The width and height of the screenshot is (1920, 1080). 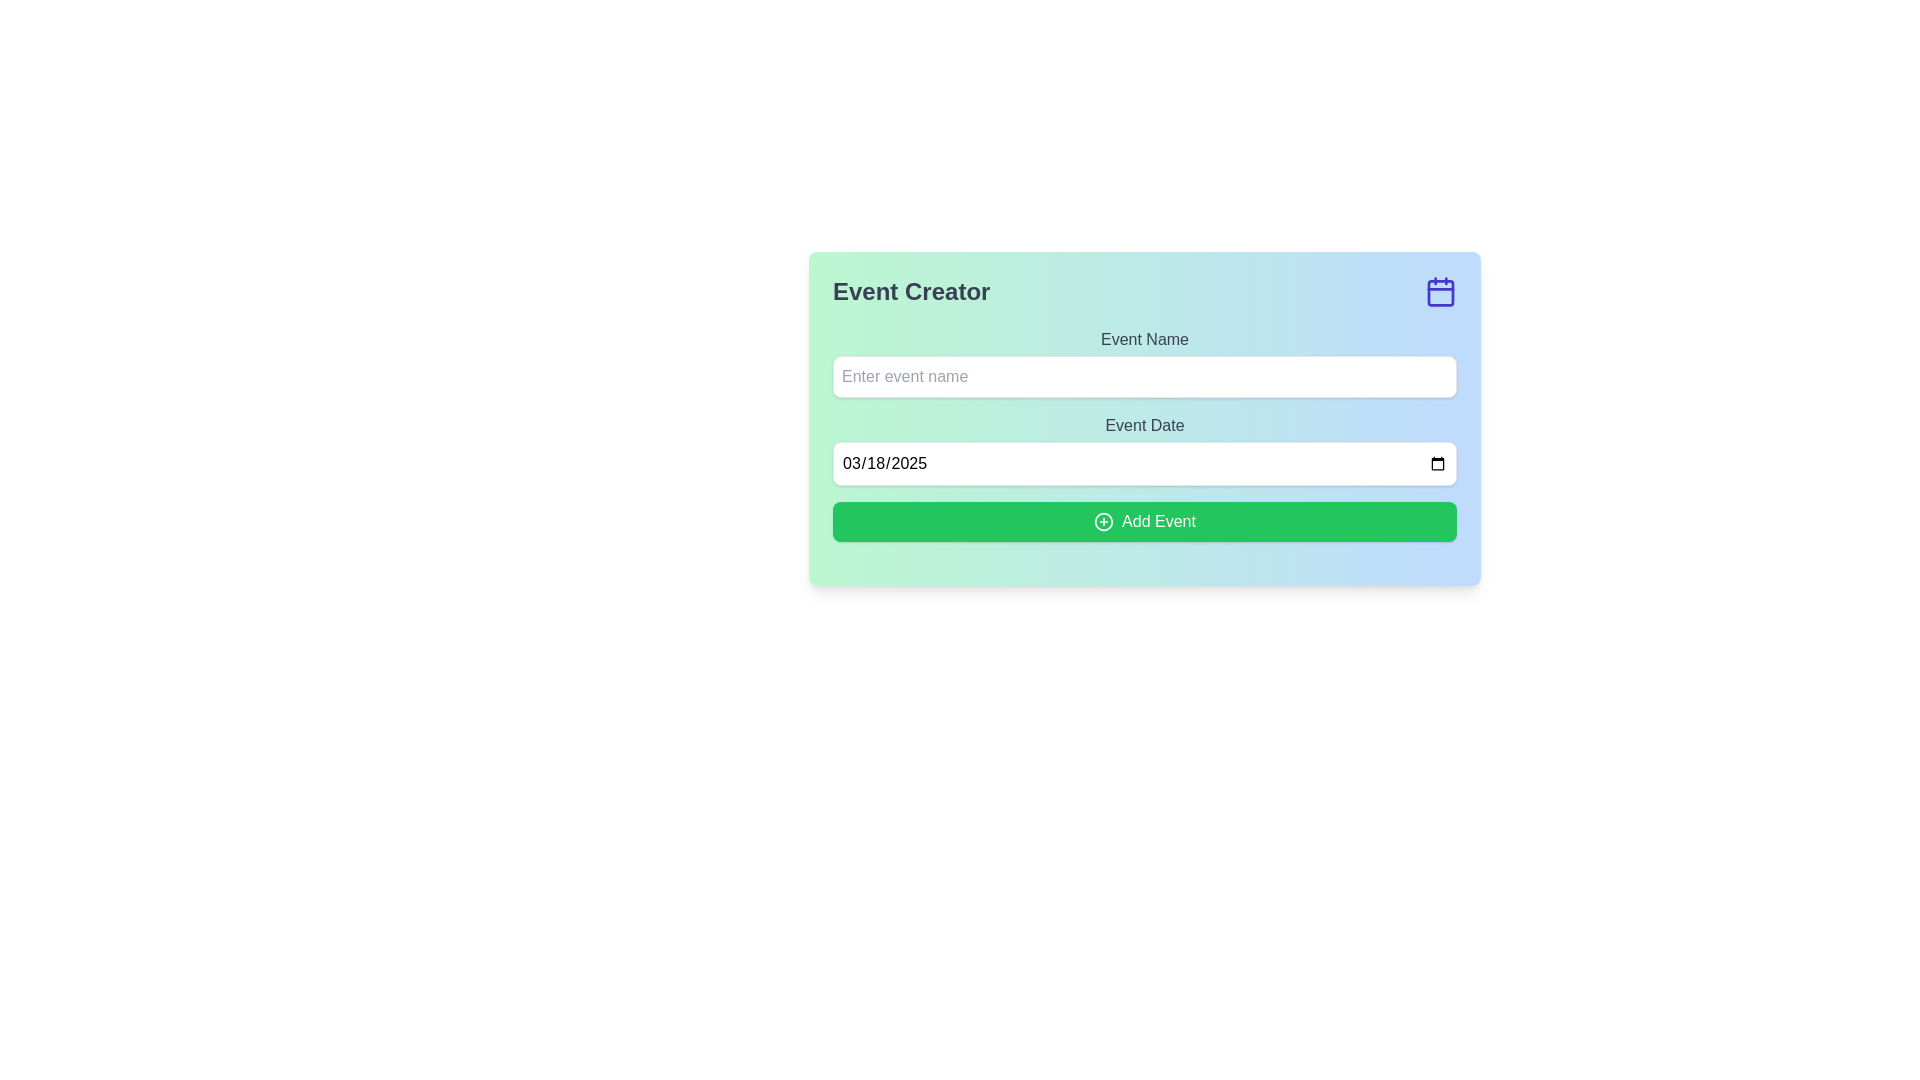 I want to click on the 'Event Date' label which is displayed in medium gray color and located above the date input field, so click(x=1145, y=423).